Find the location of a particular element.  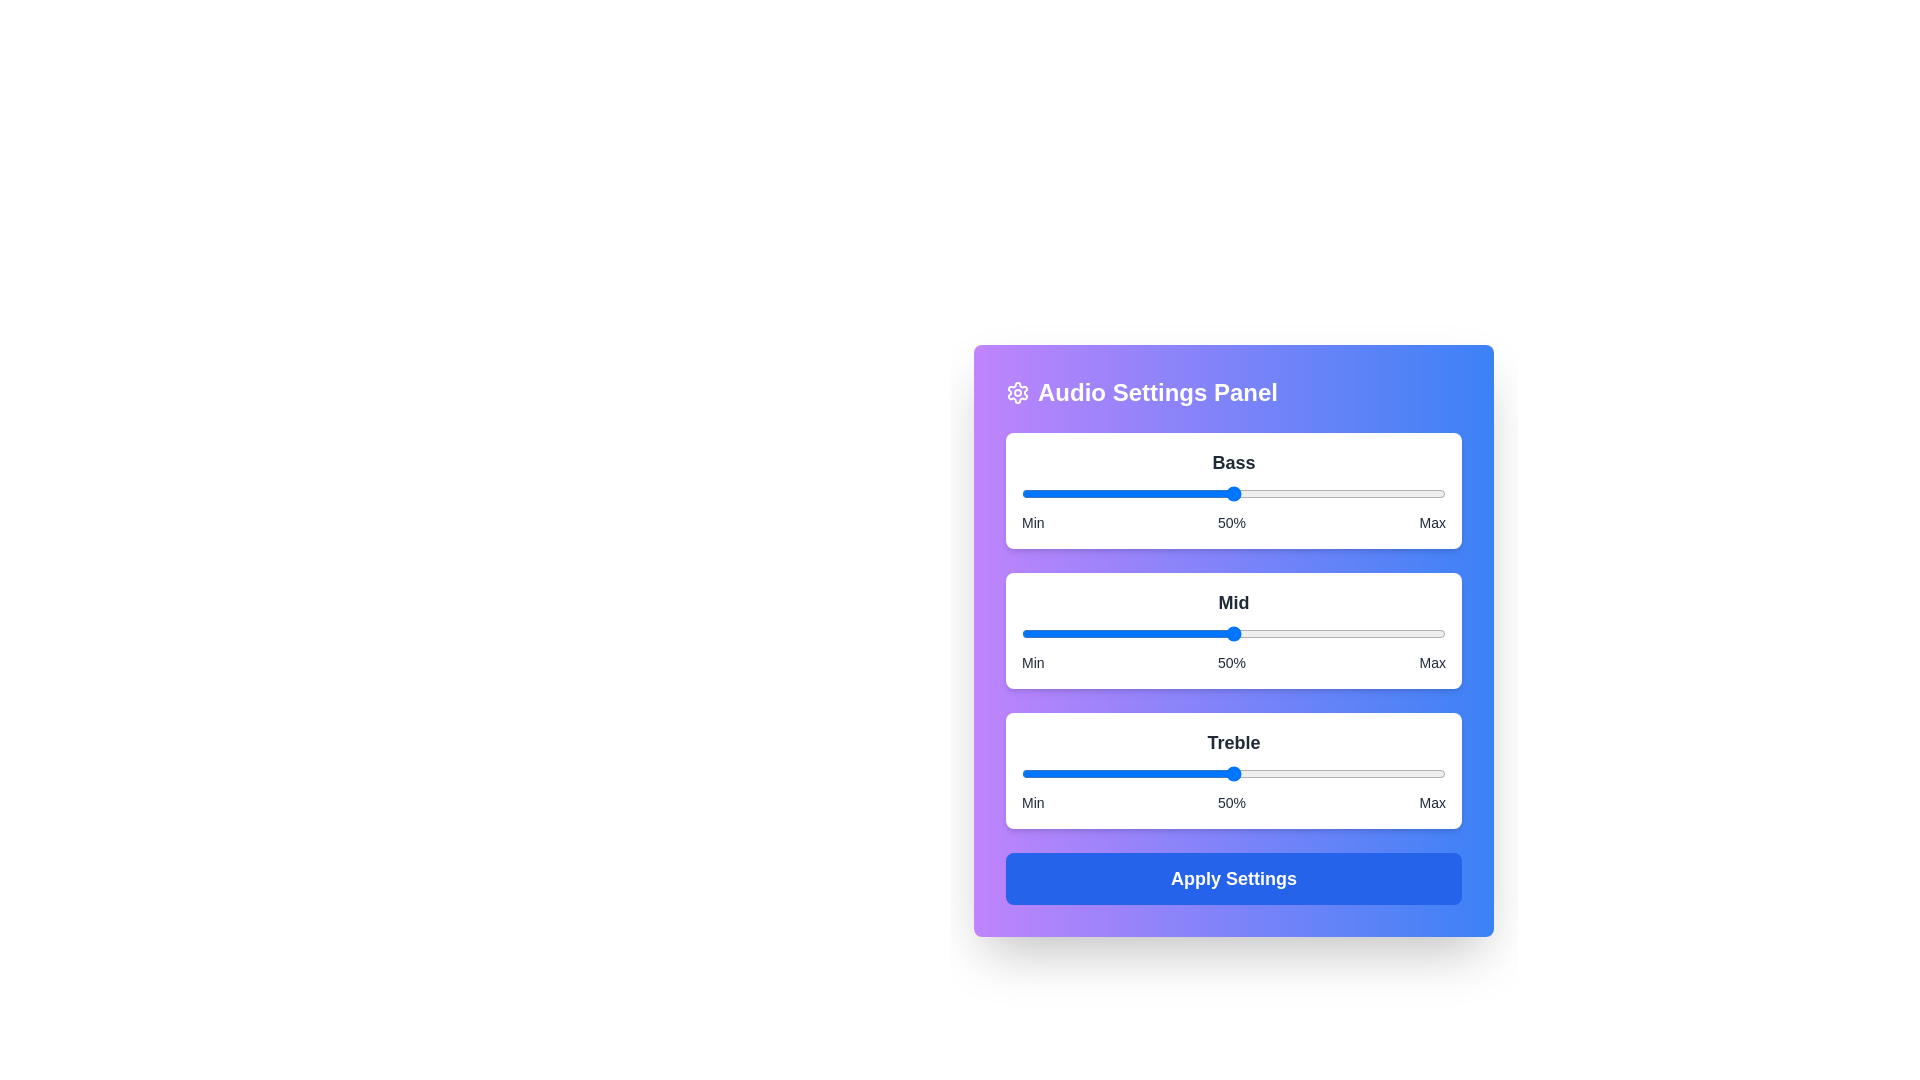

the Label group displaying the text 'Min', '50%', and 'Max' which is positioned beneath the slider in the Audio Settings Panel is located at coordinates (1232, 663).